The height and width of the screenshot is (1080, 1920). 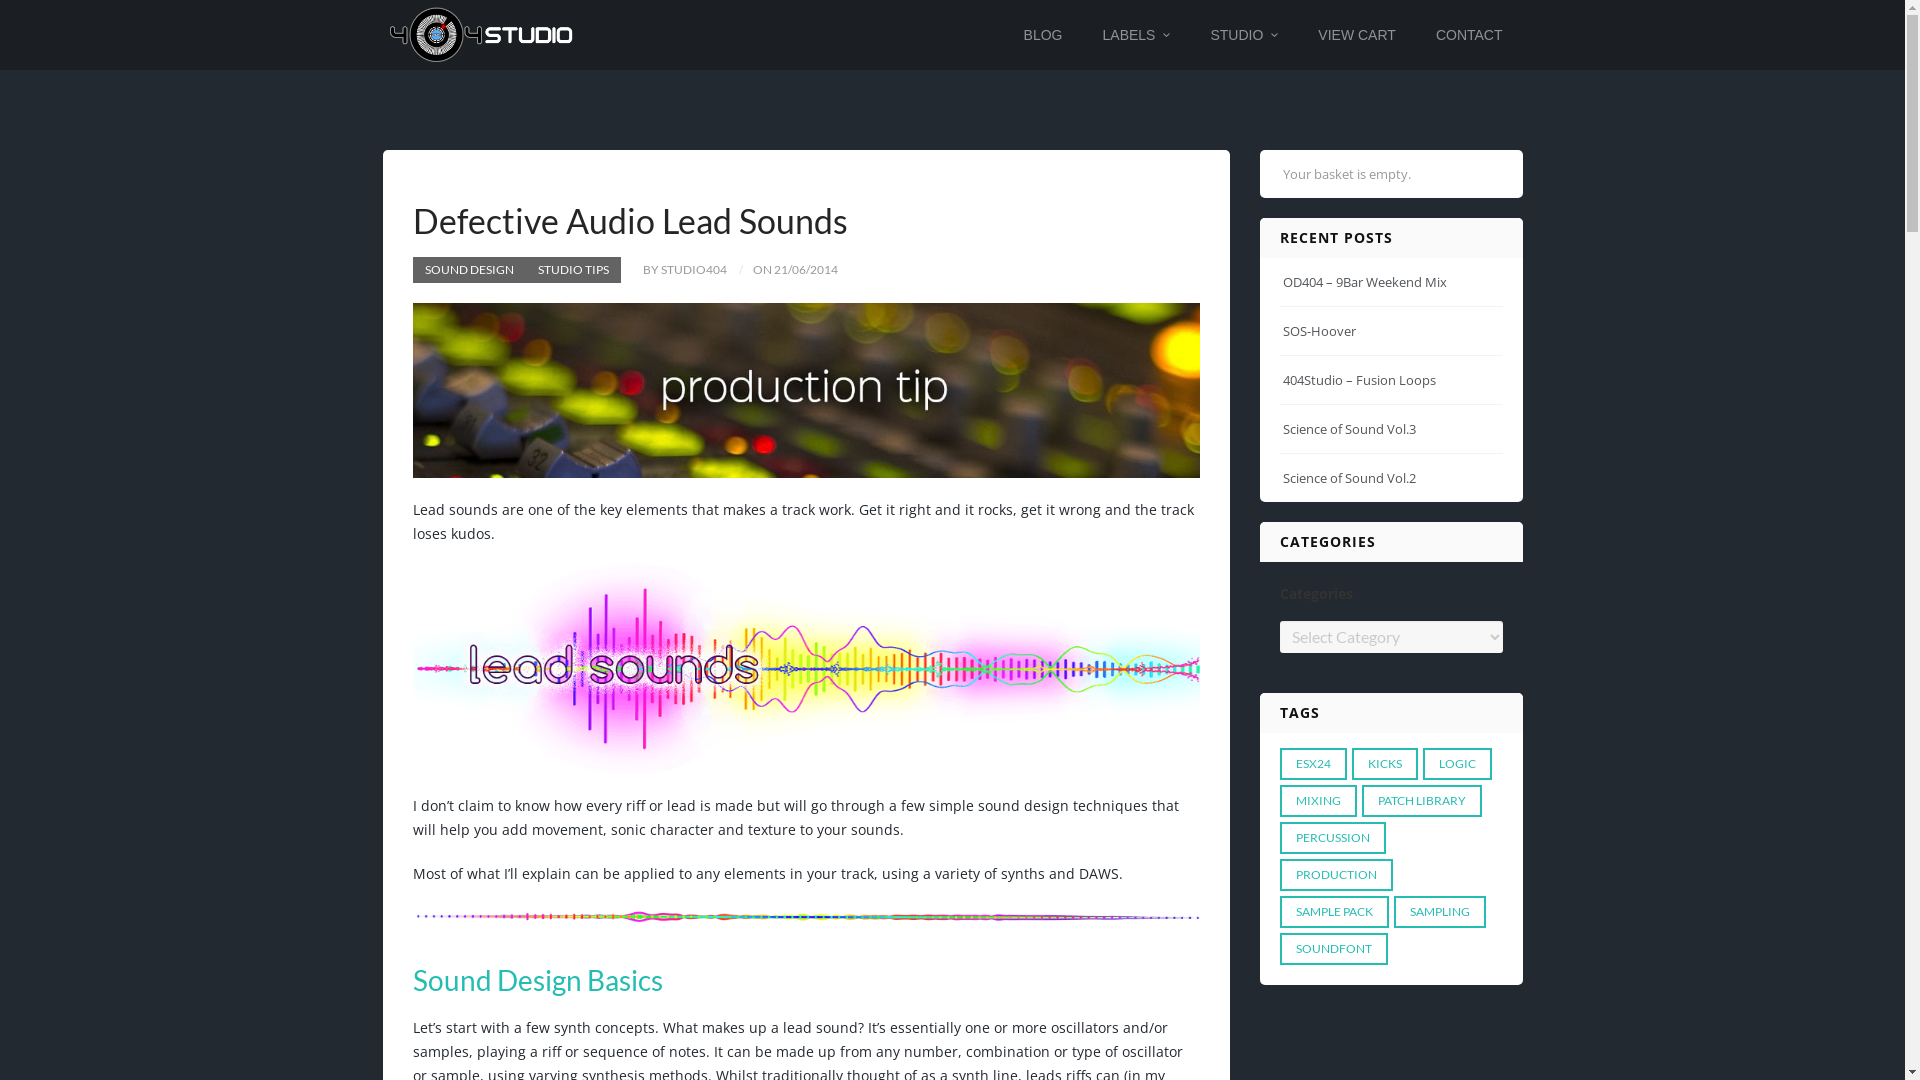 What do you see at coordinates (1469, 34) in the screenshot?
I see `'CONTACT'` at bounding box center [1469, 34].